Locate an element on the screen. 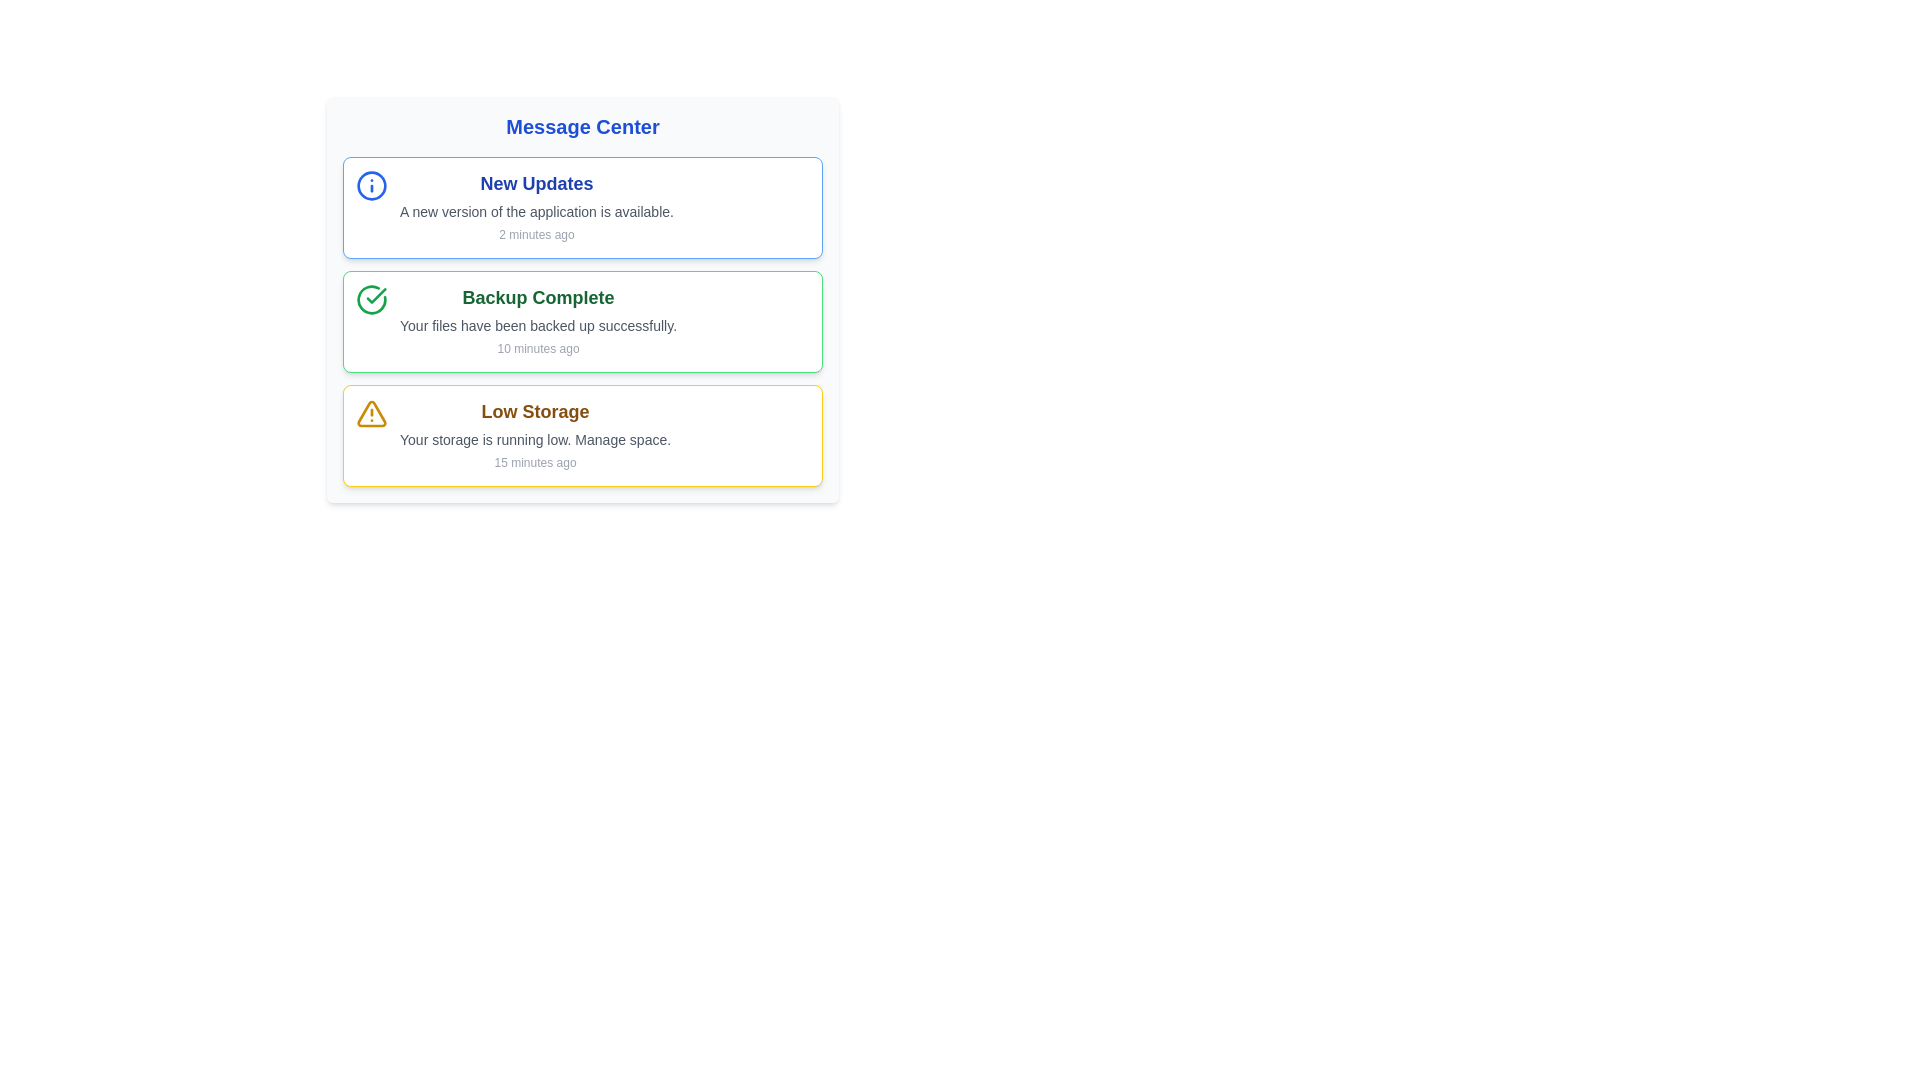  the circular blue information icon with an 'i' in the center, located at the topmost notification in the 'New Updates' section of the Message Center interface is located at coordinates (372, 185).